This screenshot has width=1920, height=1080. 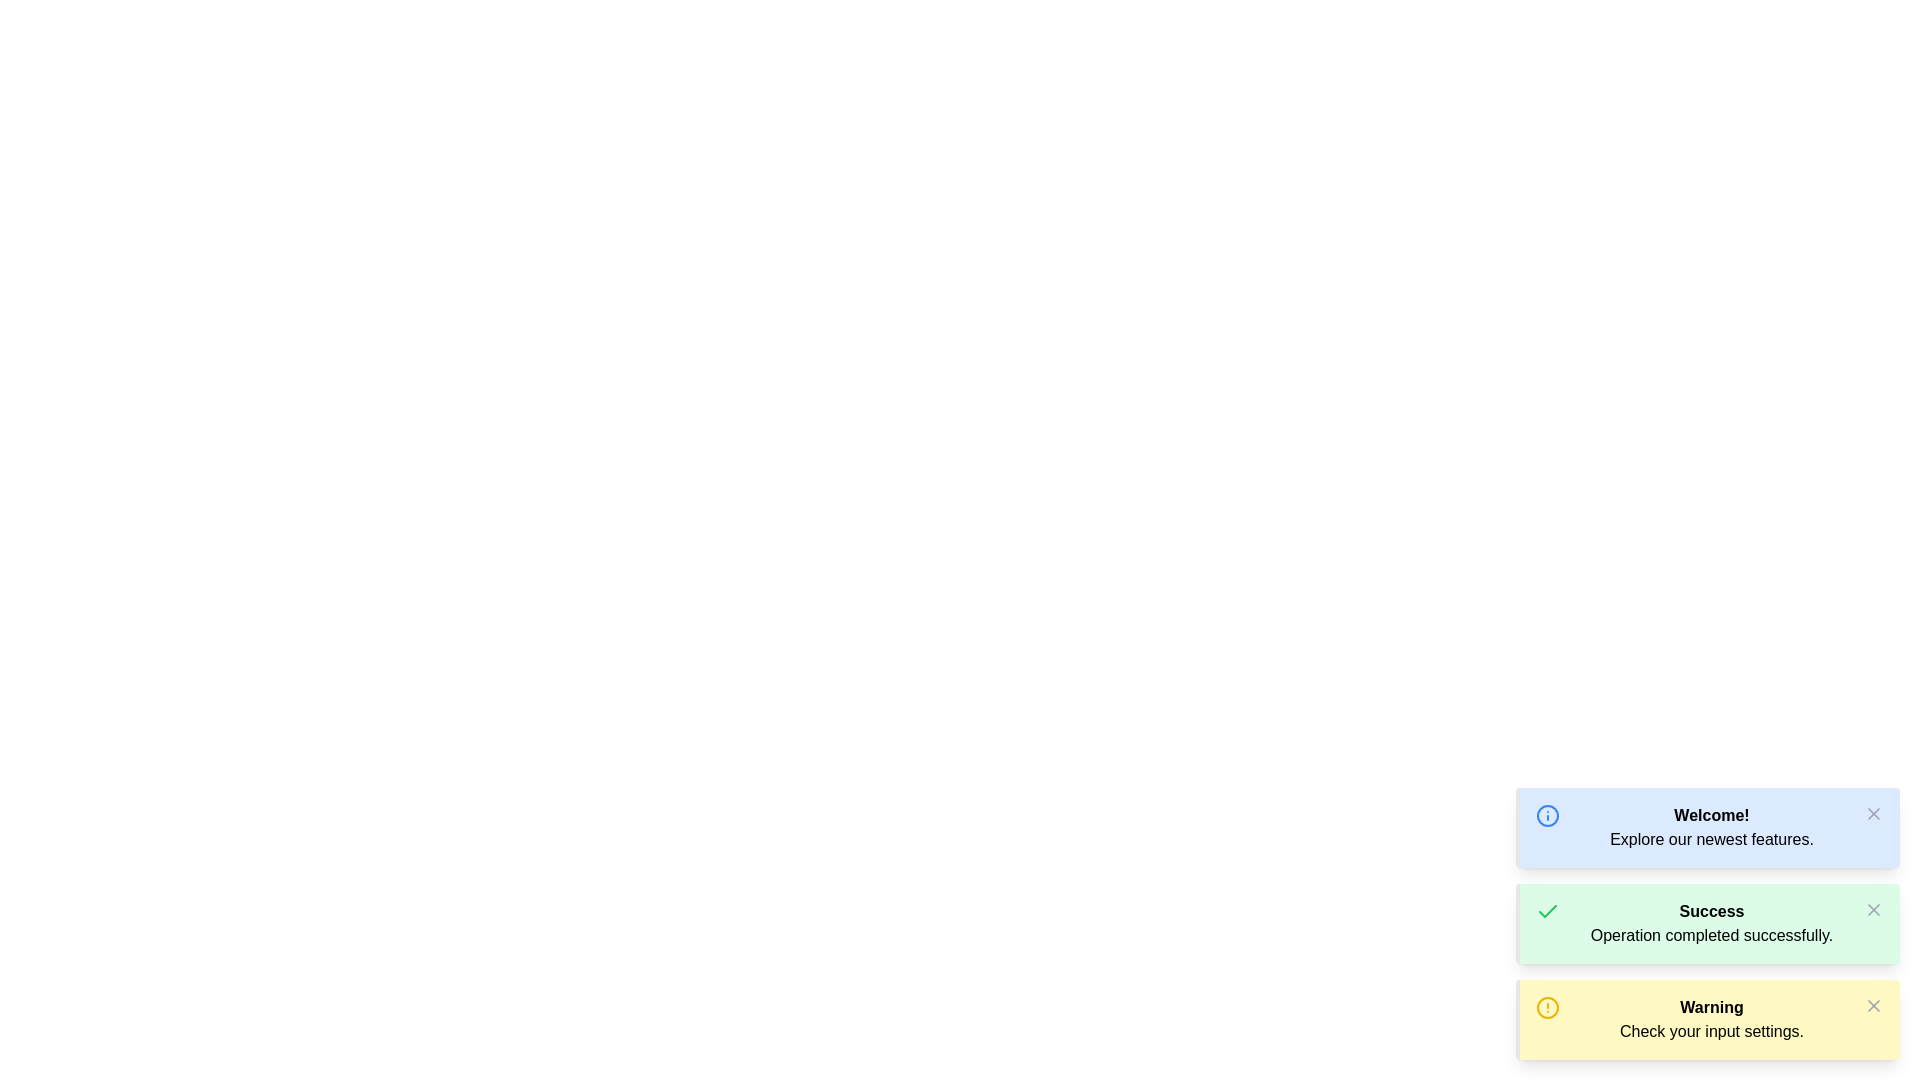 What do you see at coordinates (1872, 1006) in the screenshot?
I see `the close button located at the top-right corner of the 'Warning' notification box to change its appearance` at bounding box center [1872, 1006].